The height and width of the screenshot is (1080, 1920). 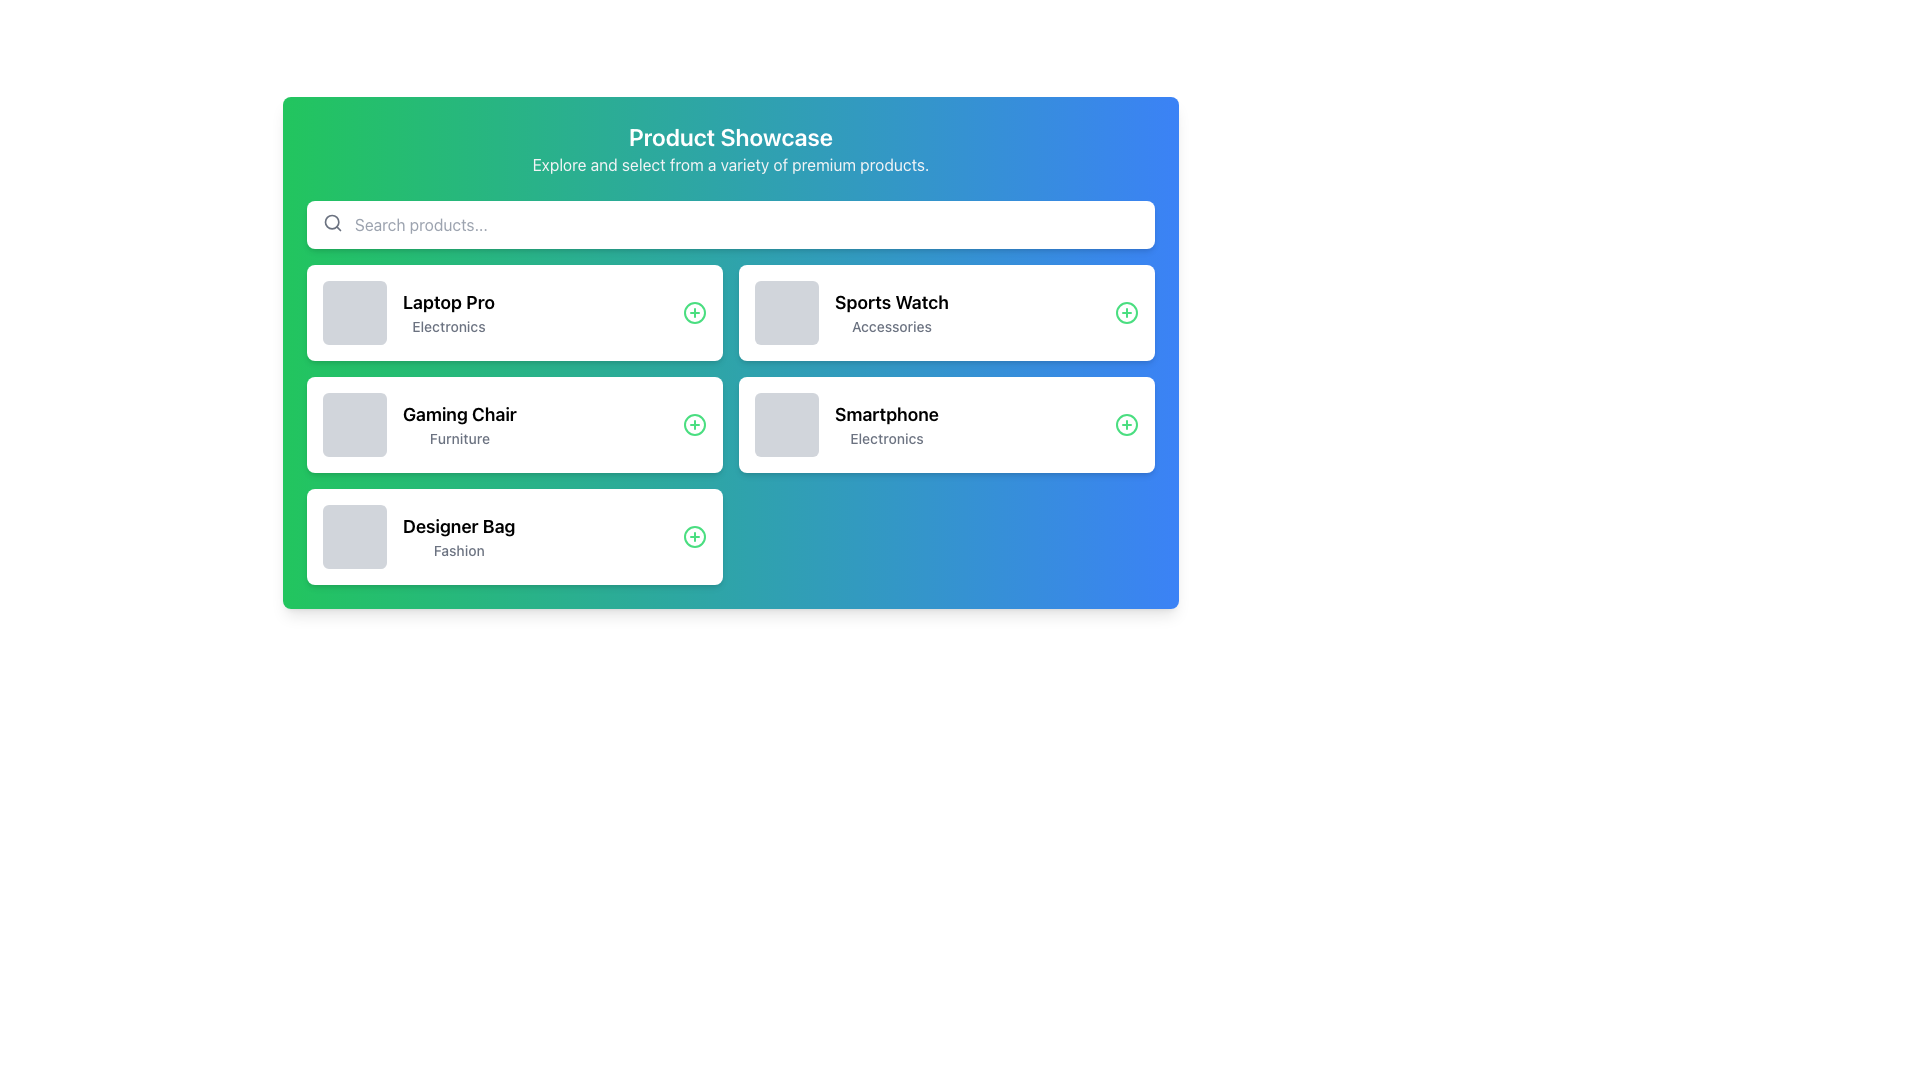 I want to click on the informational label displaying 'Smartphone' in bold black font and 'Electronics' in gray font, located in the second column of the second row of the product grid, so click(x=846, y=423).